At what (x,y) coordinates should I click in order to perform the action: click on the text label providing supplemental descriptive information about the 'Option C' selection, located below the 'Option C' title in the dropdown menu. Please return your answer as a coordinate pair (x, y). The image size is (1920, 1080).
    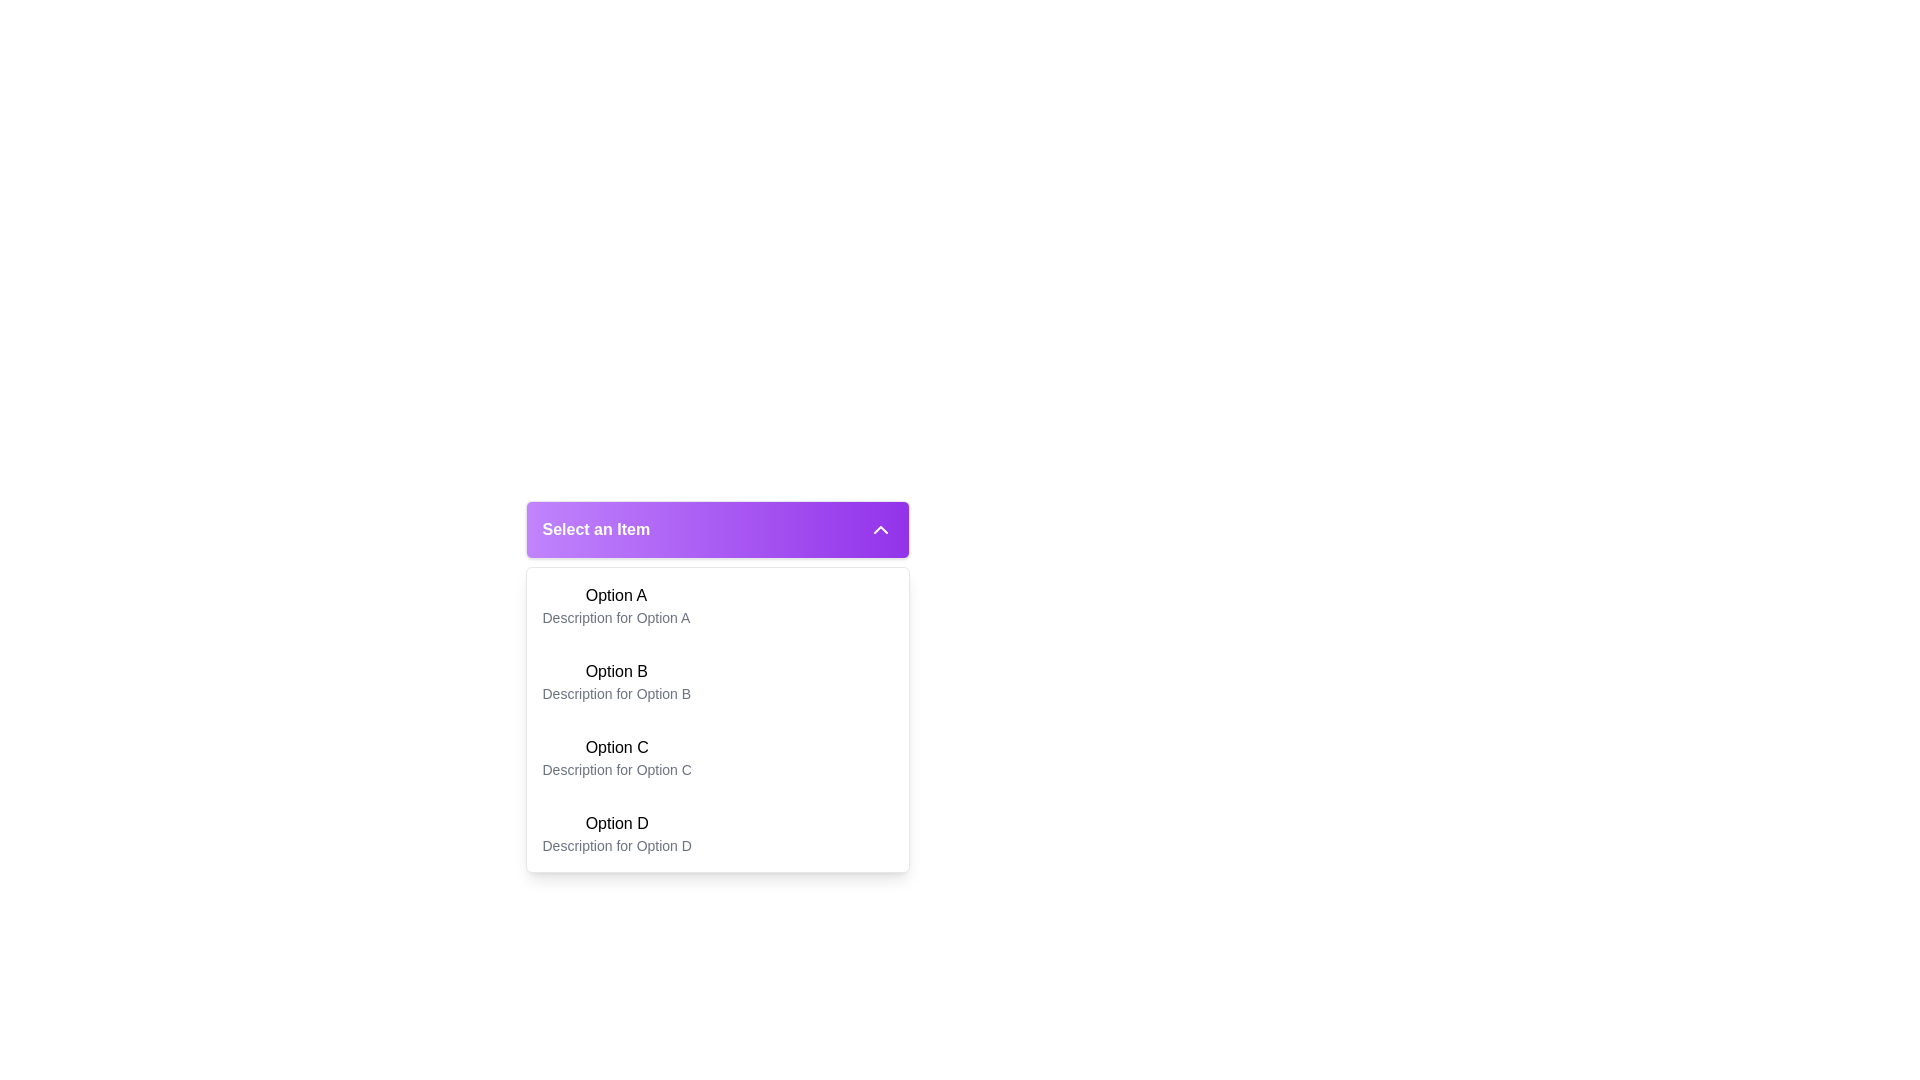
    Looking at the image, I should click on (616, 769).